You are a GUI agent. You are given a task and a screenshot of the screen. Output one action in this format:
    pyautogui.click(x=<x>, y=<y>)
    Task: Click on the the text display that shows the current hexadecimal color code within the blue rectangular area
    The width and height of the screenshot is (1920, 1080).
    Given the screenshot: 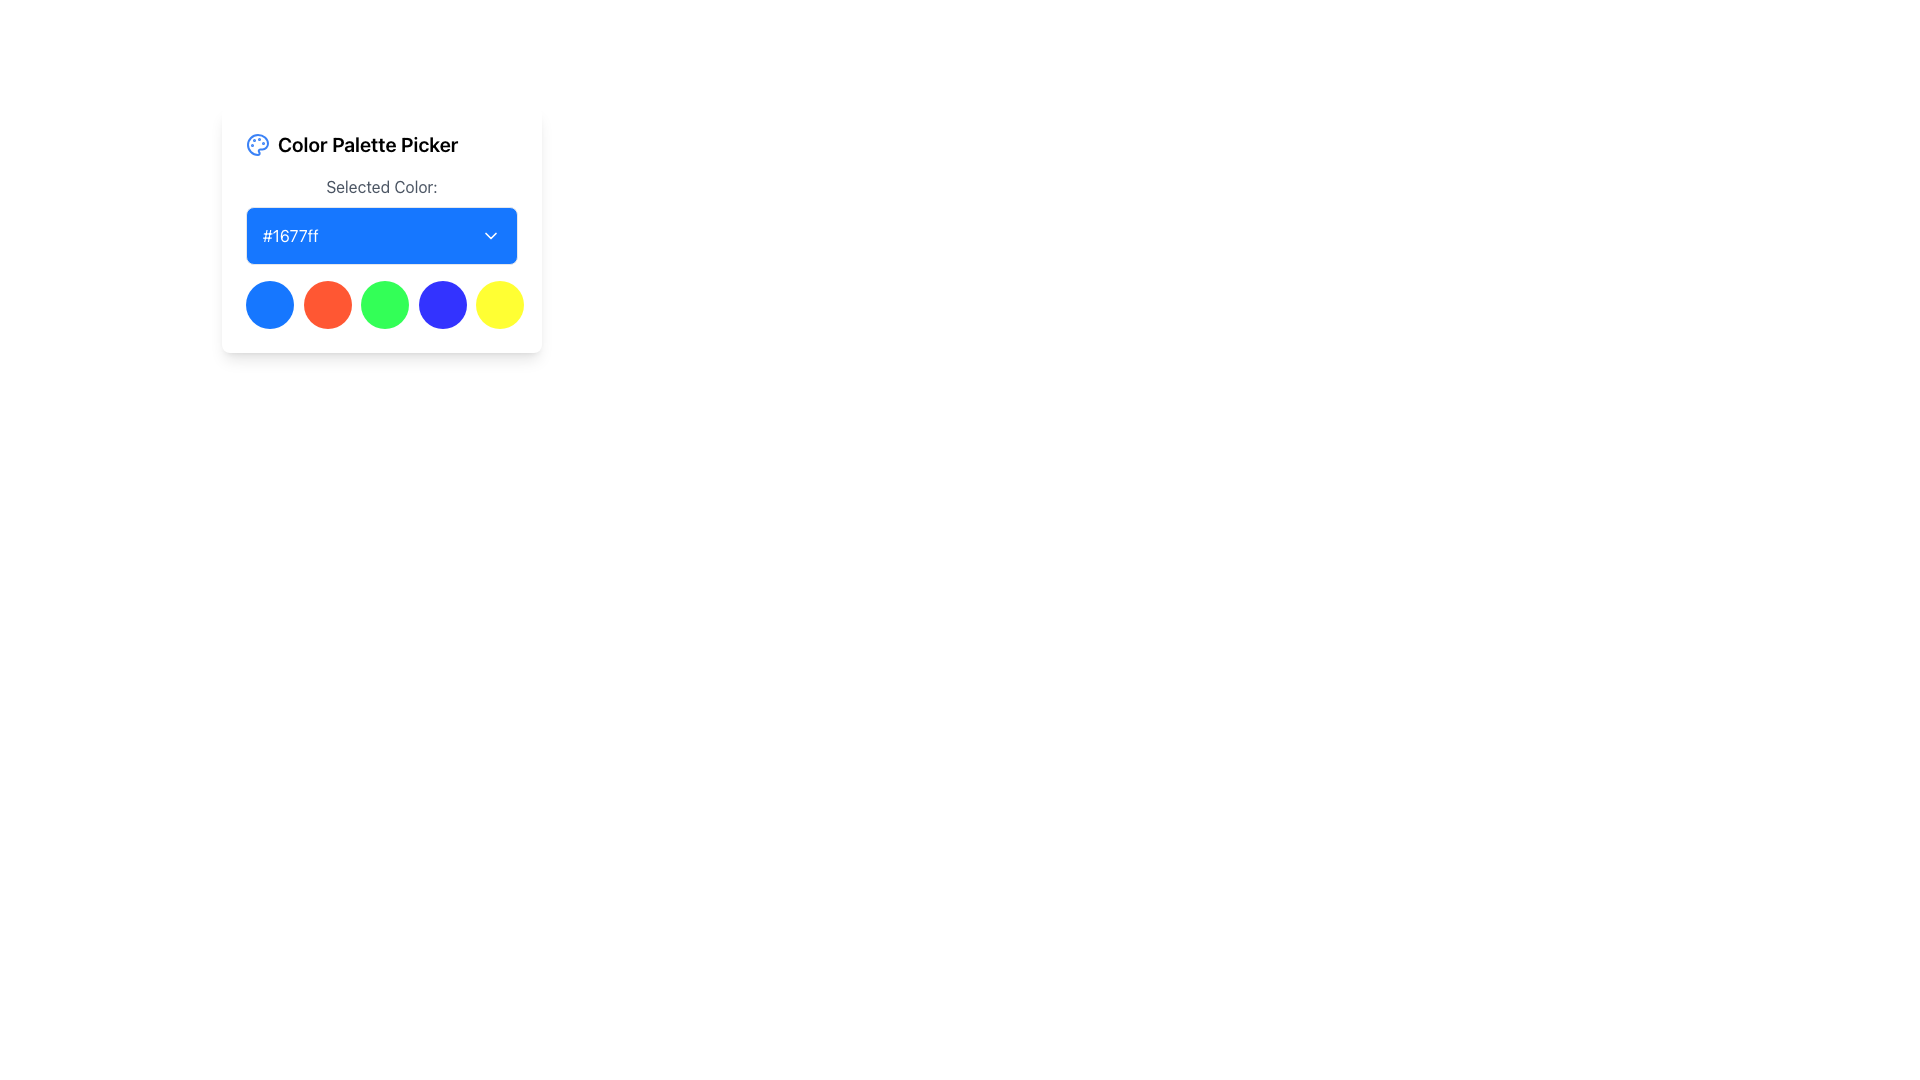 What is the action you would take?
    pyautogui.click(x=289, y=234)
    